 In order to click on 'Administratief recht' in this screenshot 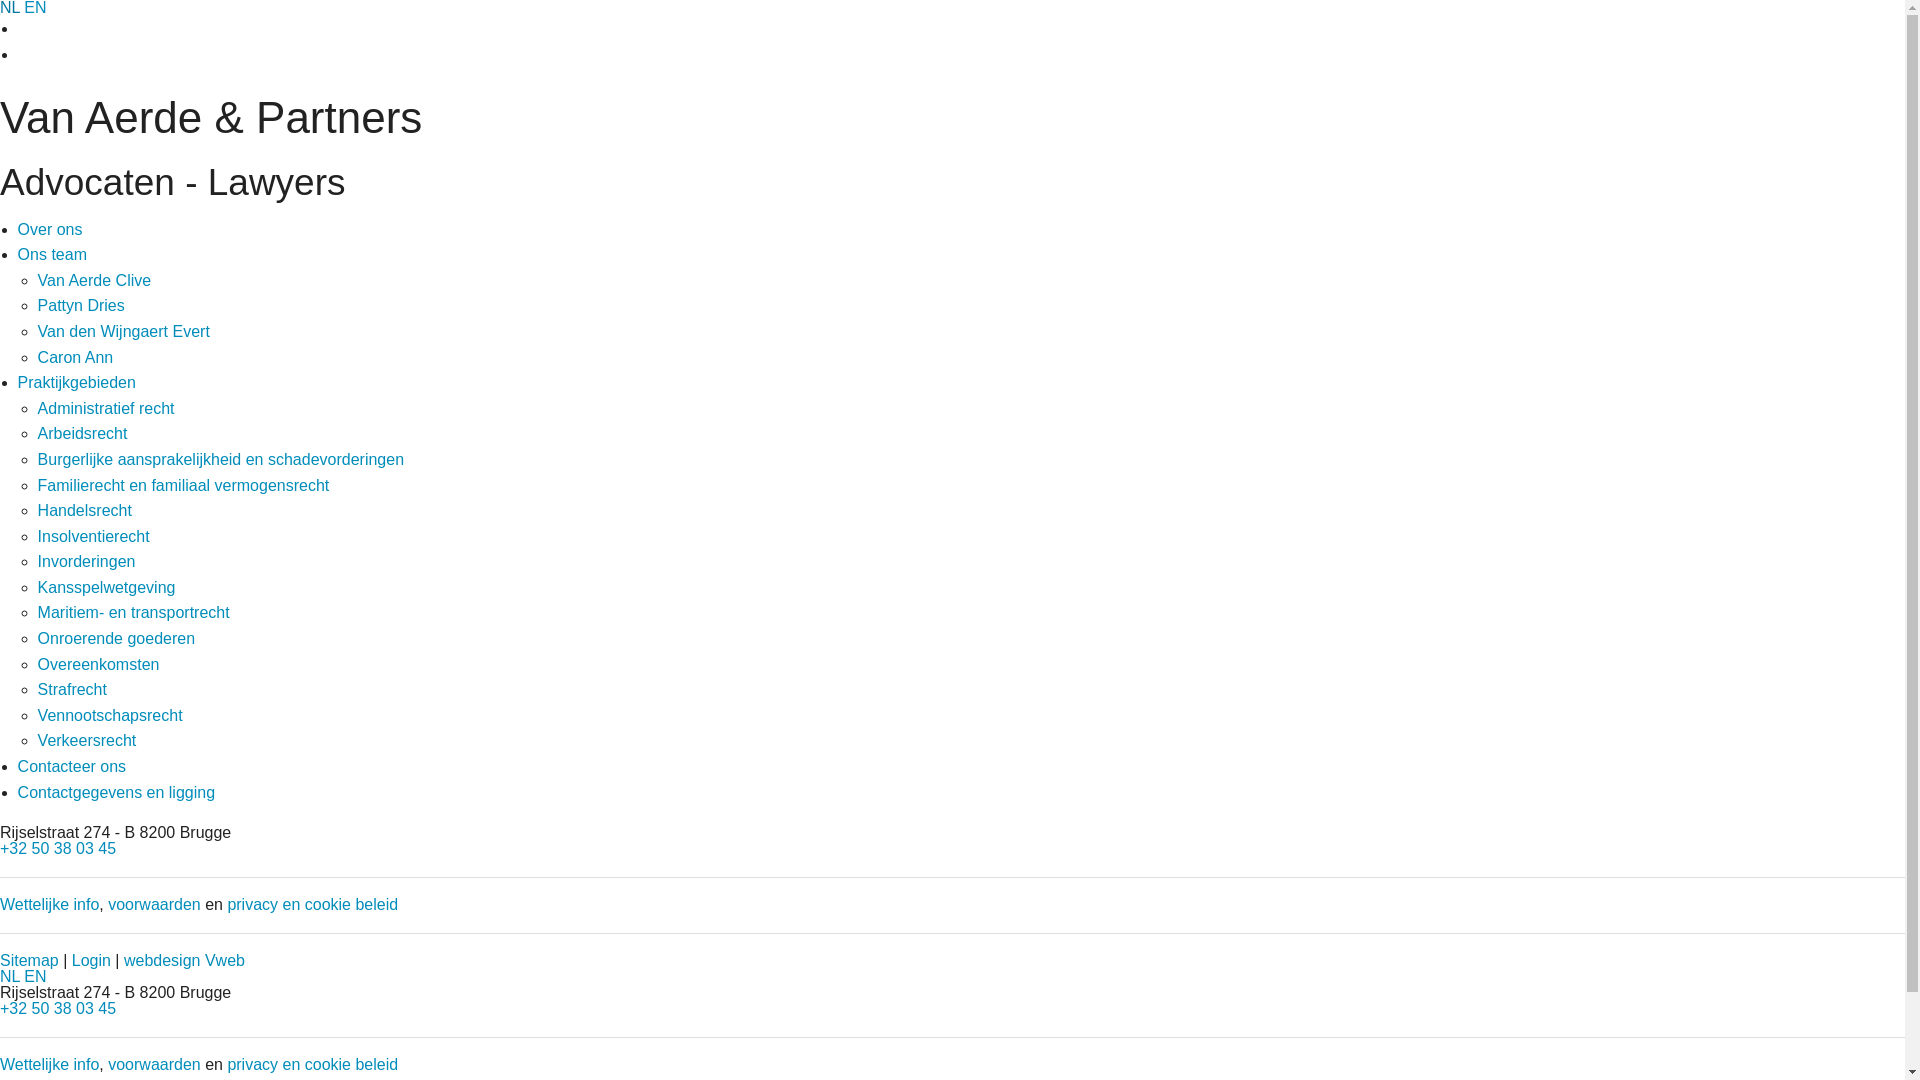, I will do `click(105, 407)`.